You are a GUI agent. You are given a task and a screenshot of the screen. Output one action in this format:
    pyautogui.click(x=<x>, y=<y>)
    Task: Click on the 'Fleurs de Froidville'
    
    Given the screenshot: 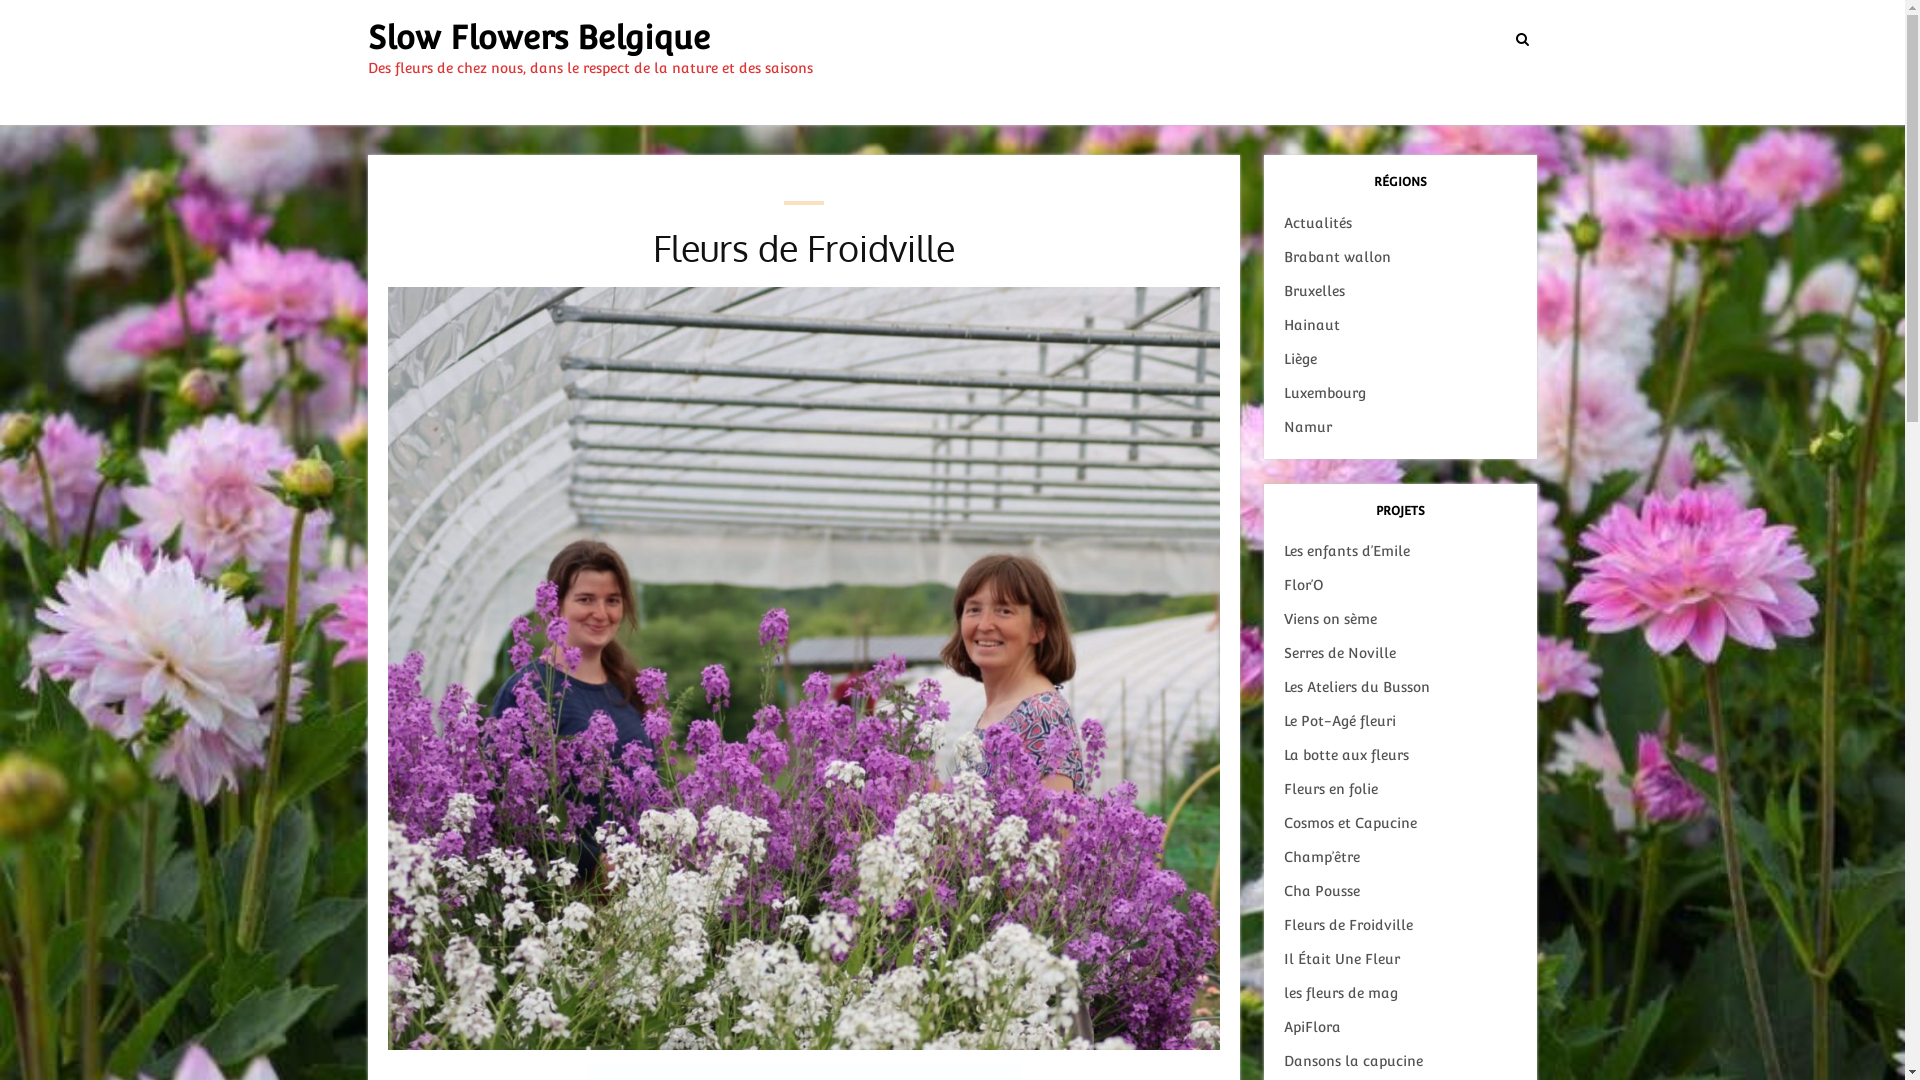 What is the action you would take?
    pyautogui.click(x=1348, y=925)
    